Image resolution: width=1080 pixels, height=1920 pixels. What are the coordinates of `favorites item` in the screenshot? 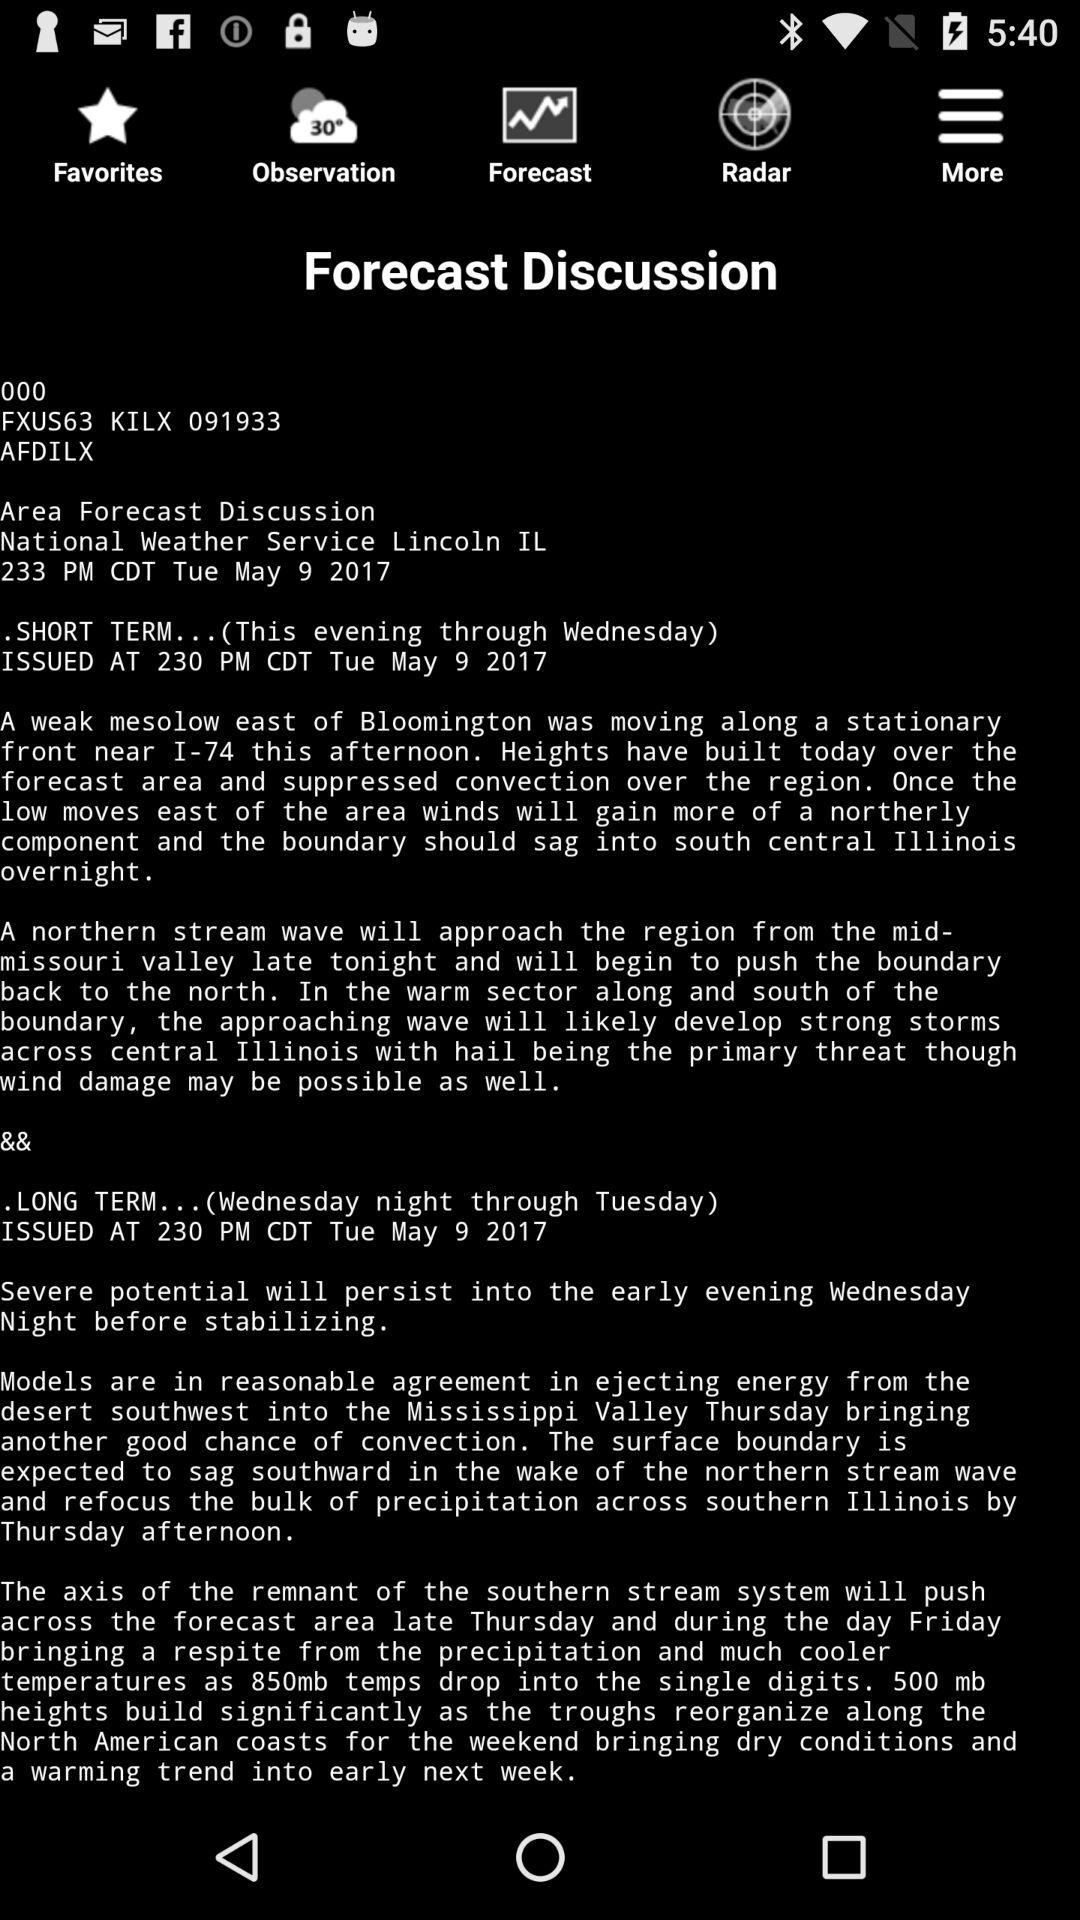 It's located at (108, 124).